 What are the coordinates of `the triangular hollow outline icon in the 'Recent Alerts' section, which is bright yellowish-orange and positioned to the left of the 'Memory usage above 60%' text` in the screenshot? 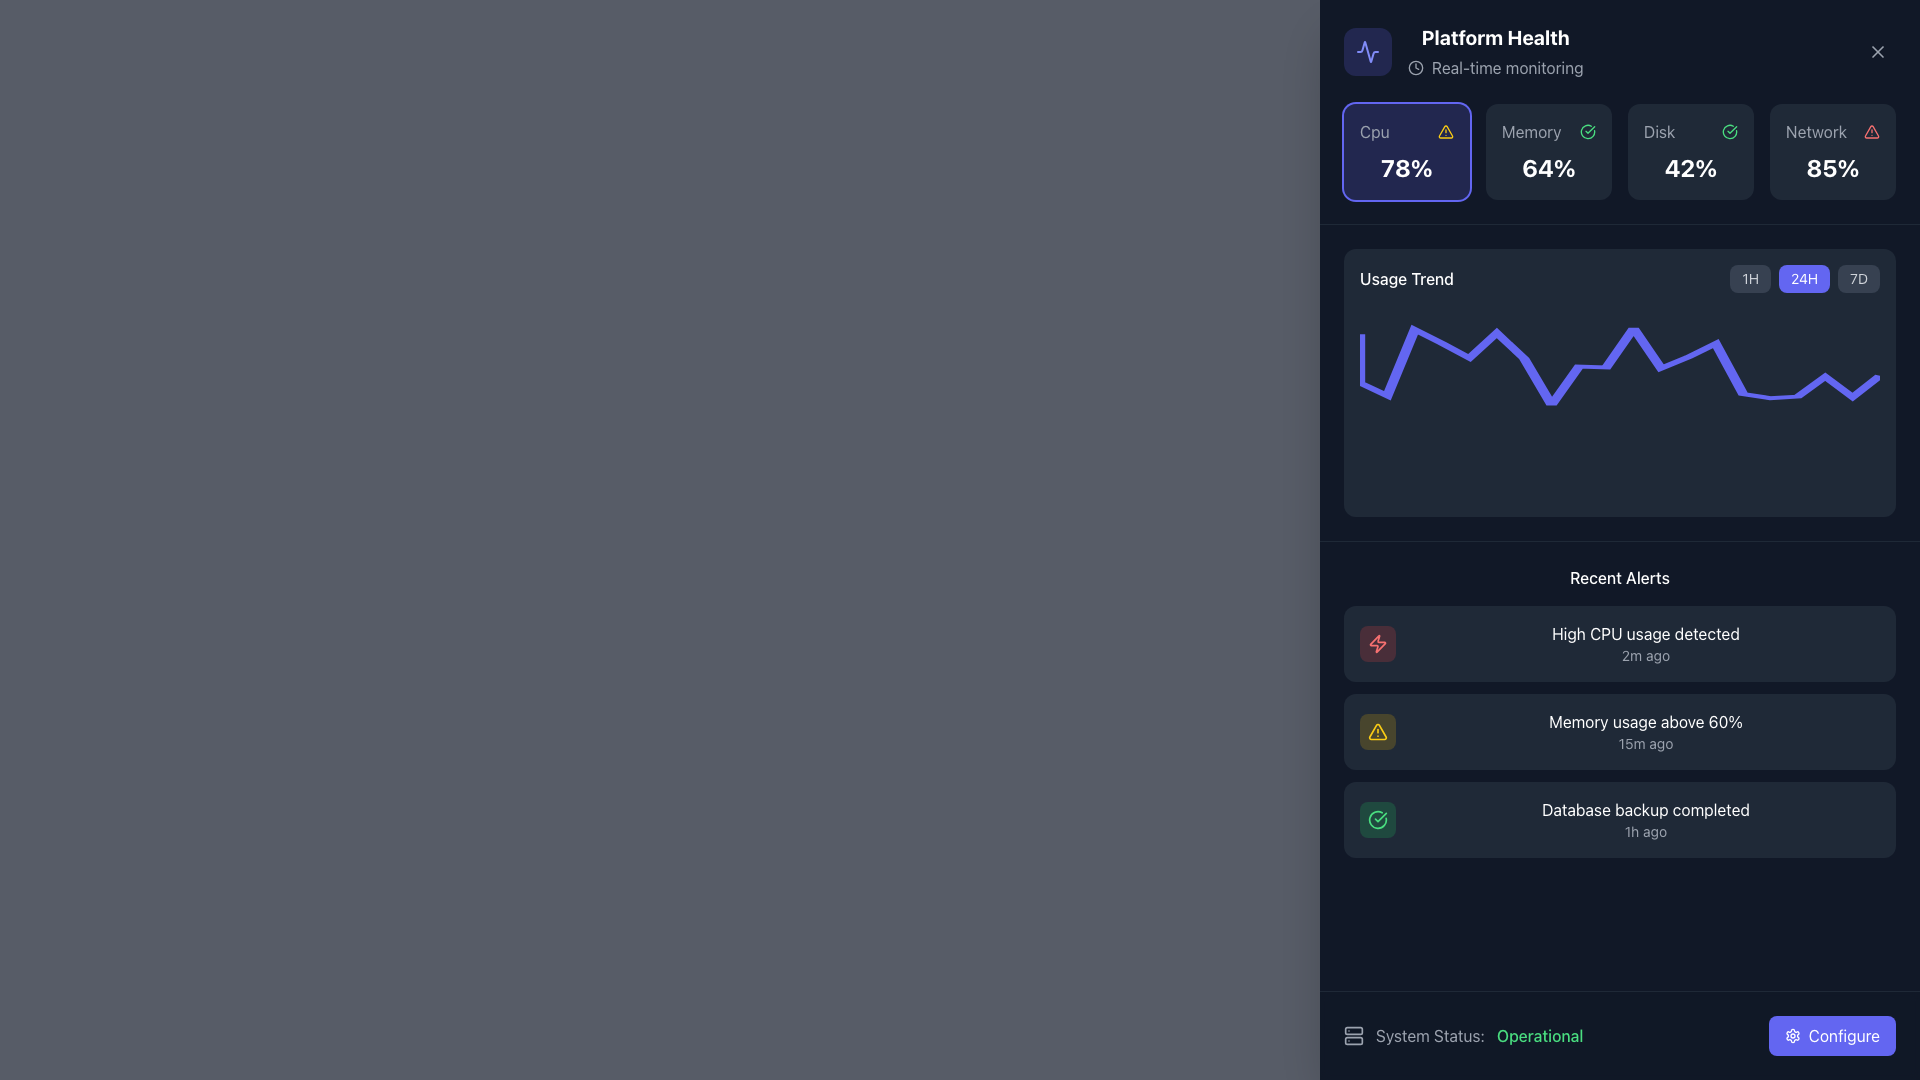 It's located at (1376, 732).